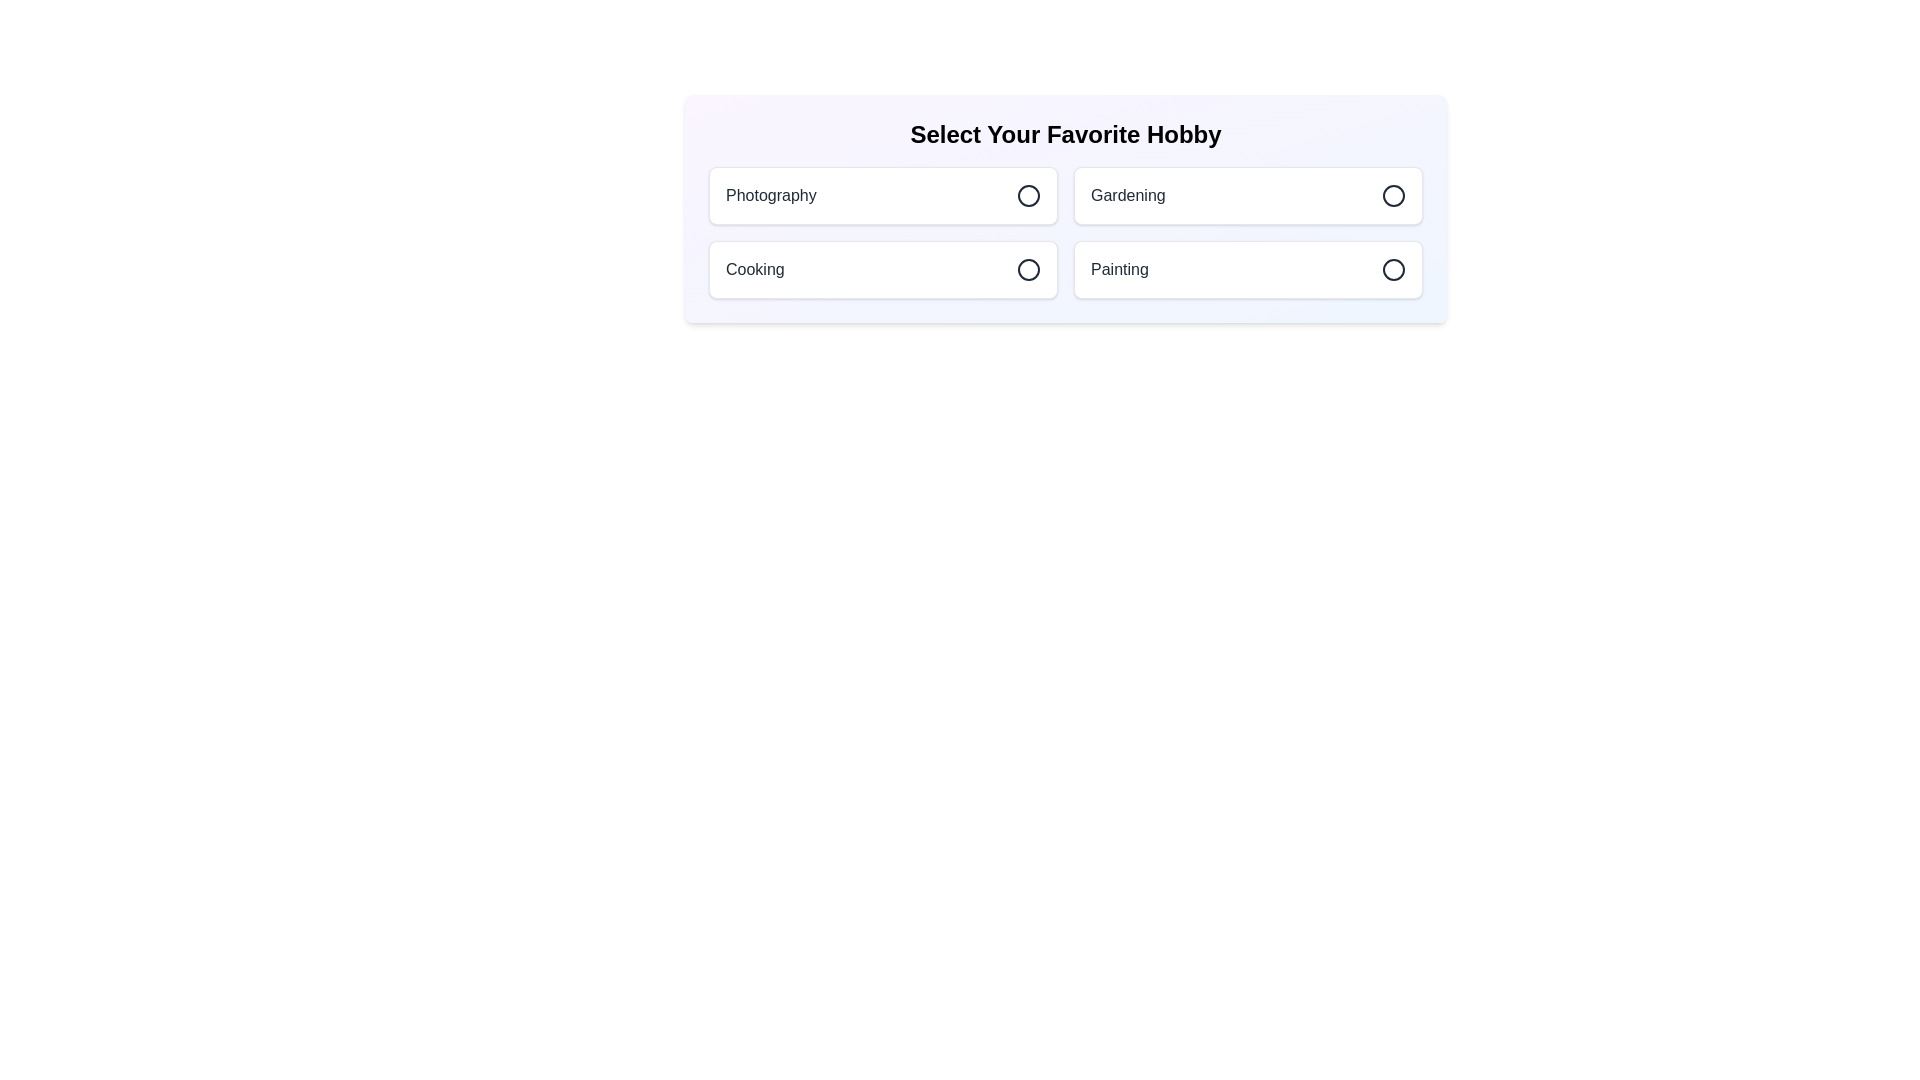 The width and height of the screenshot is (1920, 1080). What do you see at coordinates (754, 270) in the screenshot?
I see `the 'Cooking' label using the keyboard to select the option located in the lower-left quadrant of the grid, below 'Photography' and aligned with a circular radio button` at bounding box center [754, 270].